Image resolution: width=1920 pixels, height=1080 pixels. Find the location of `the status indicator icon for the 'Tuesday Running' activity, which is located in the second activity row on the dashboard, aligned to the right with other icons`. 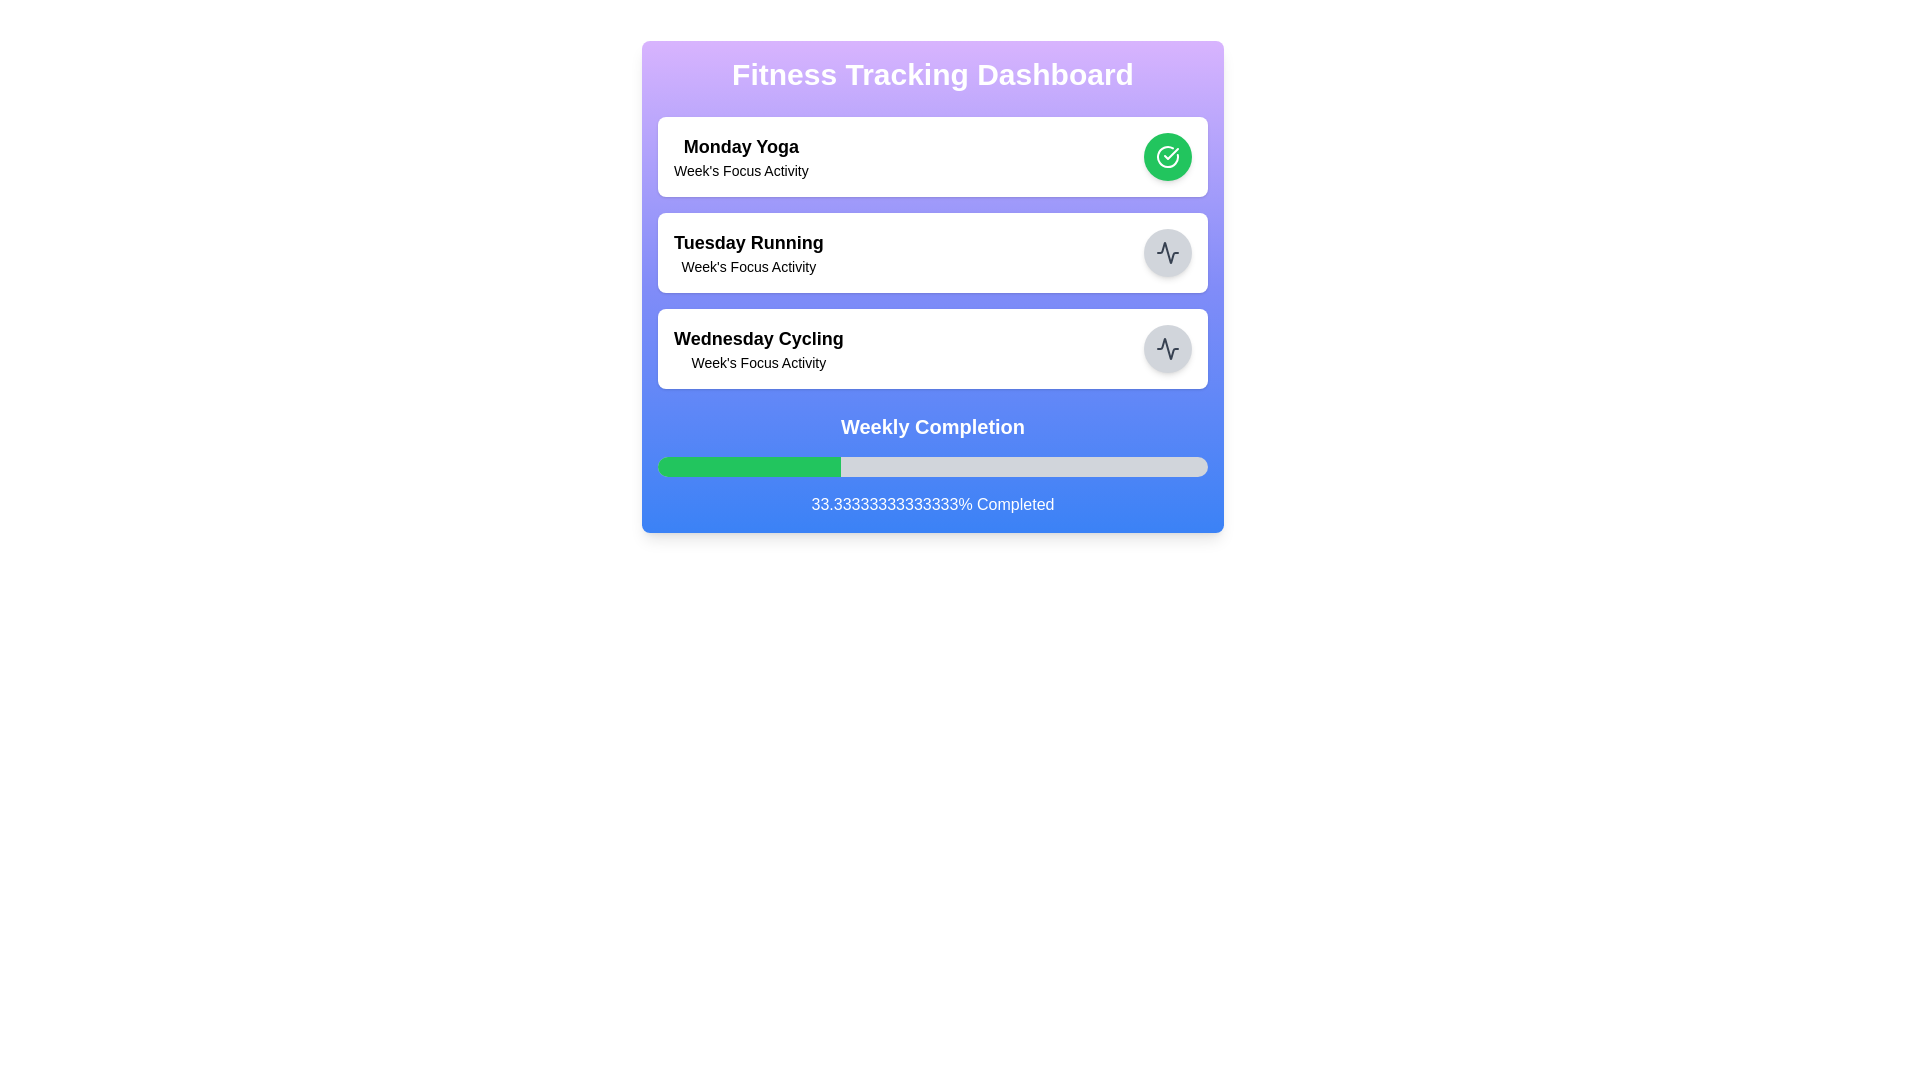

the status indicator icon for the 'Tuesday Running' activity, which is located in the second activity row on the dashboard, aligned to the right with other icons is located at coordinates (1167, 347).